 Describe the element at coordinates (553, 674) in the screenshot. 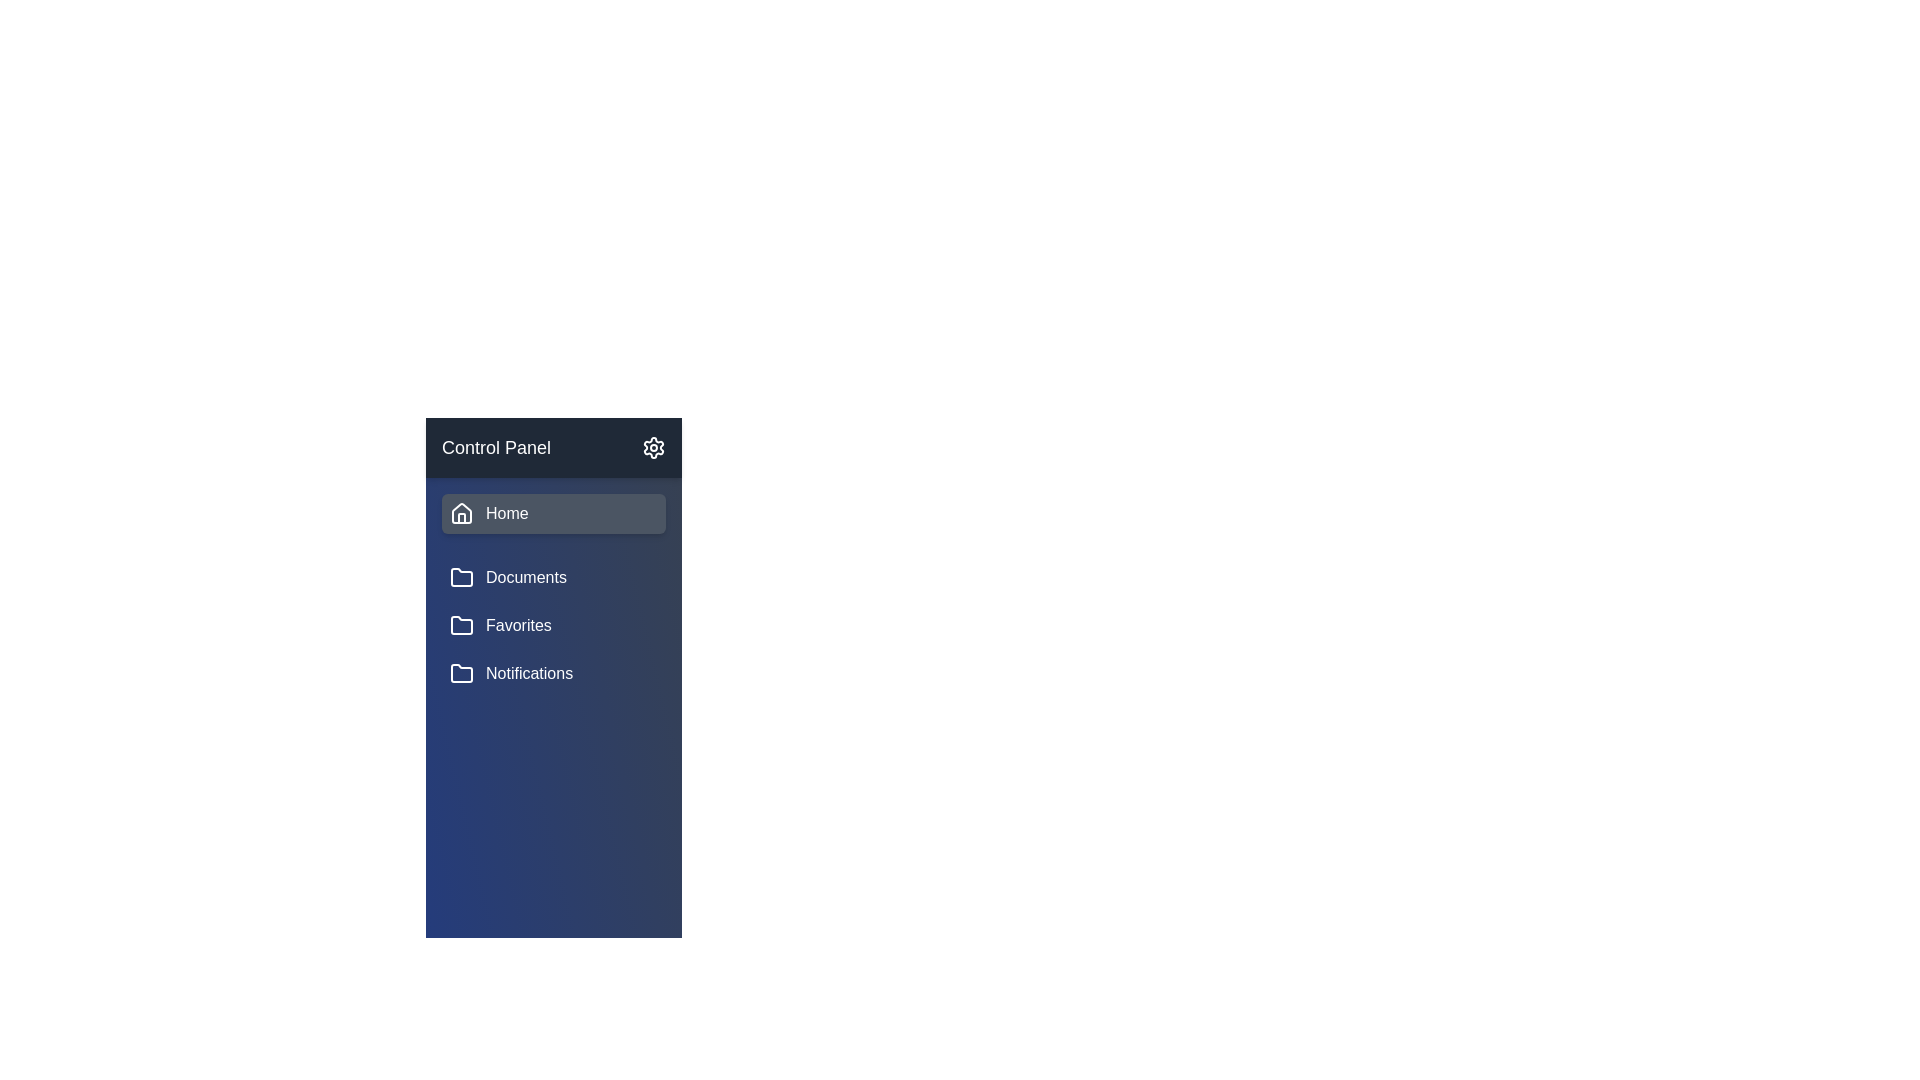

I see `the list item labeled Notifications to observe the hover effect` at that location.